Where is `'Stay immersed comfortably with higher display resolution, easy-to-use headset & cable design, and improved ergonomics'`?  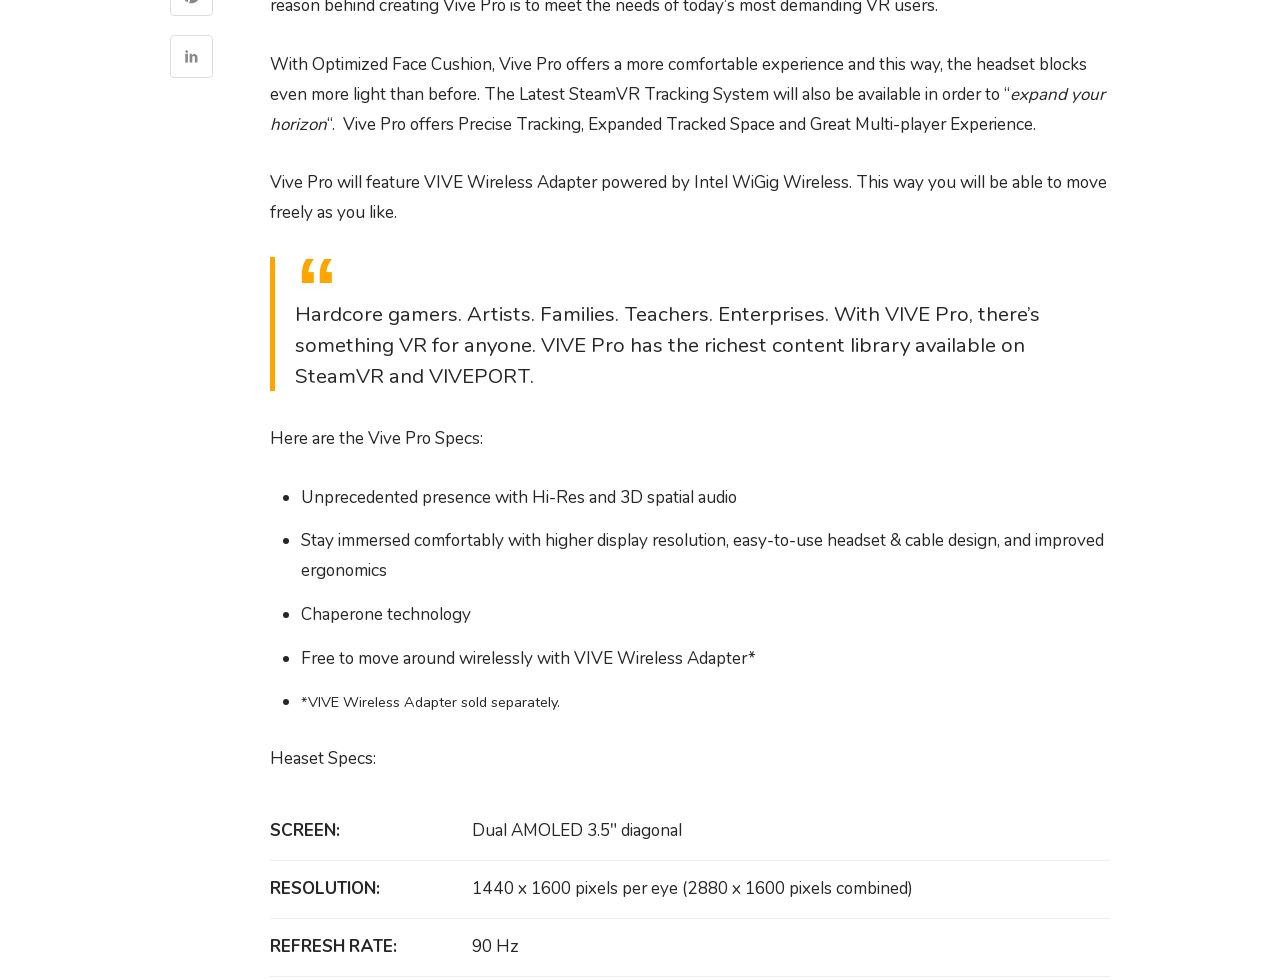
'Stay immersed comfortably with higher display resolution, easy-to-use headset & cable design, and improved ergonomics' is located at coordinates (701, 555).